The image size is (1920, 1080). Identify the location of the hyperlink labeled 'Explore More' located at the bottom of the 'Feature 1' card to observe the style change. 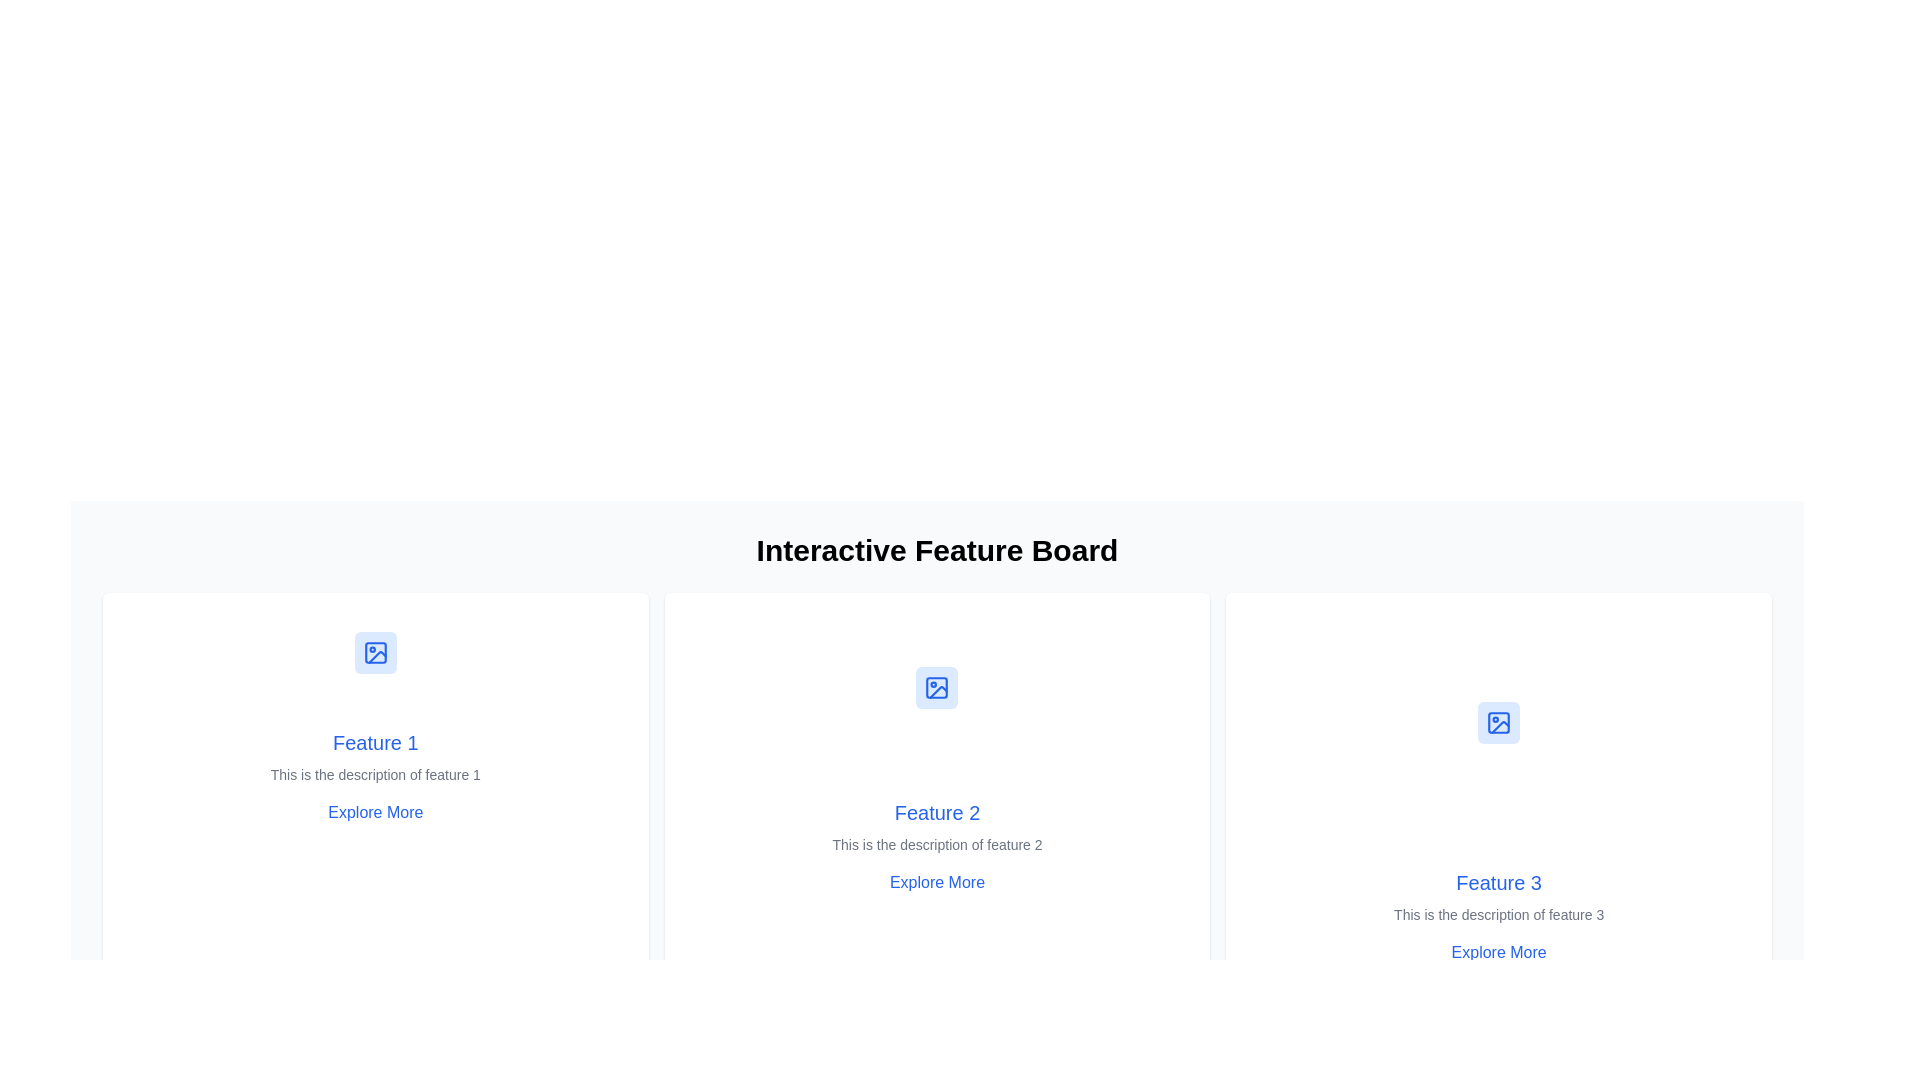
(375, 813).